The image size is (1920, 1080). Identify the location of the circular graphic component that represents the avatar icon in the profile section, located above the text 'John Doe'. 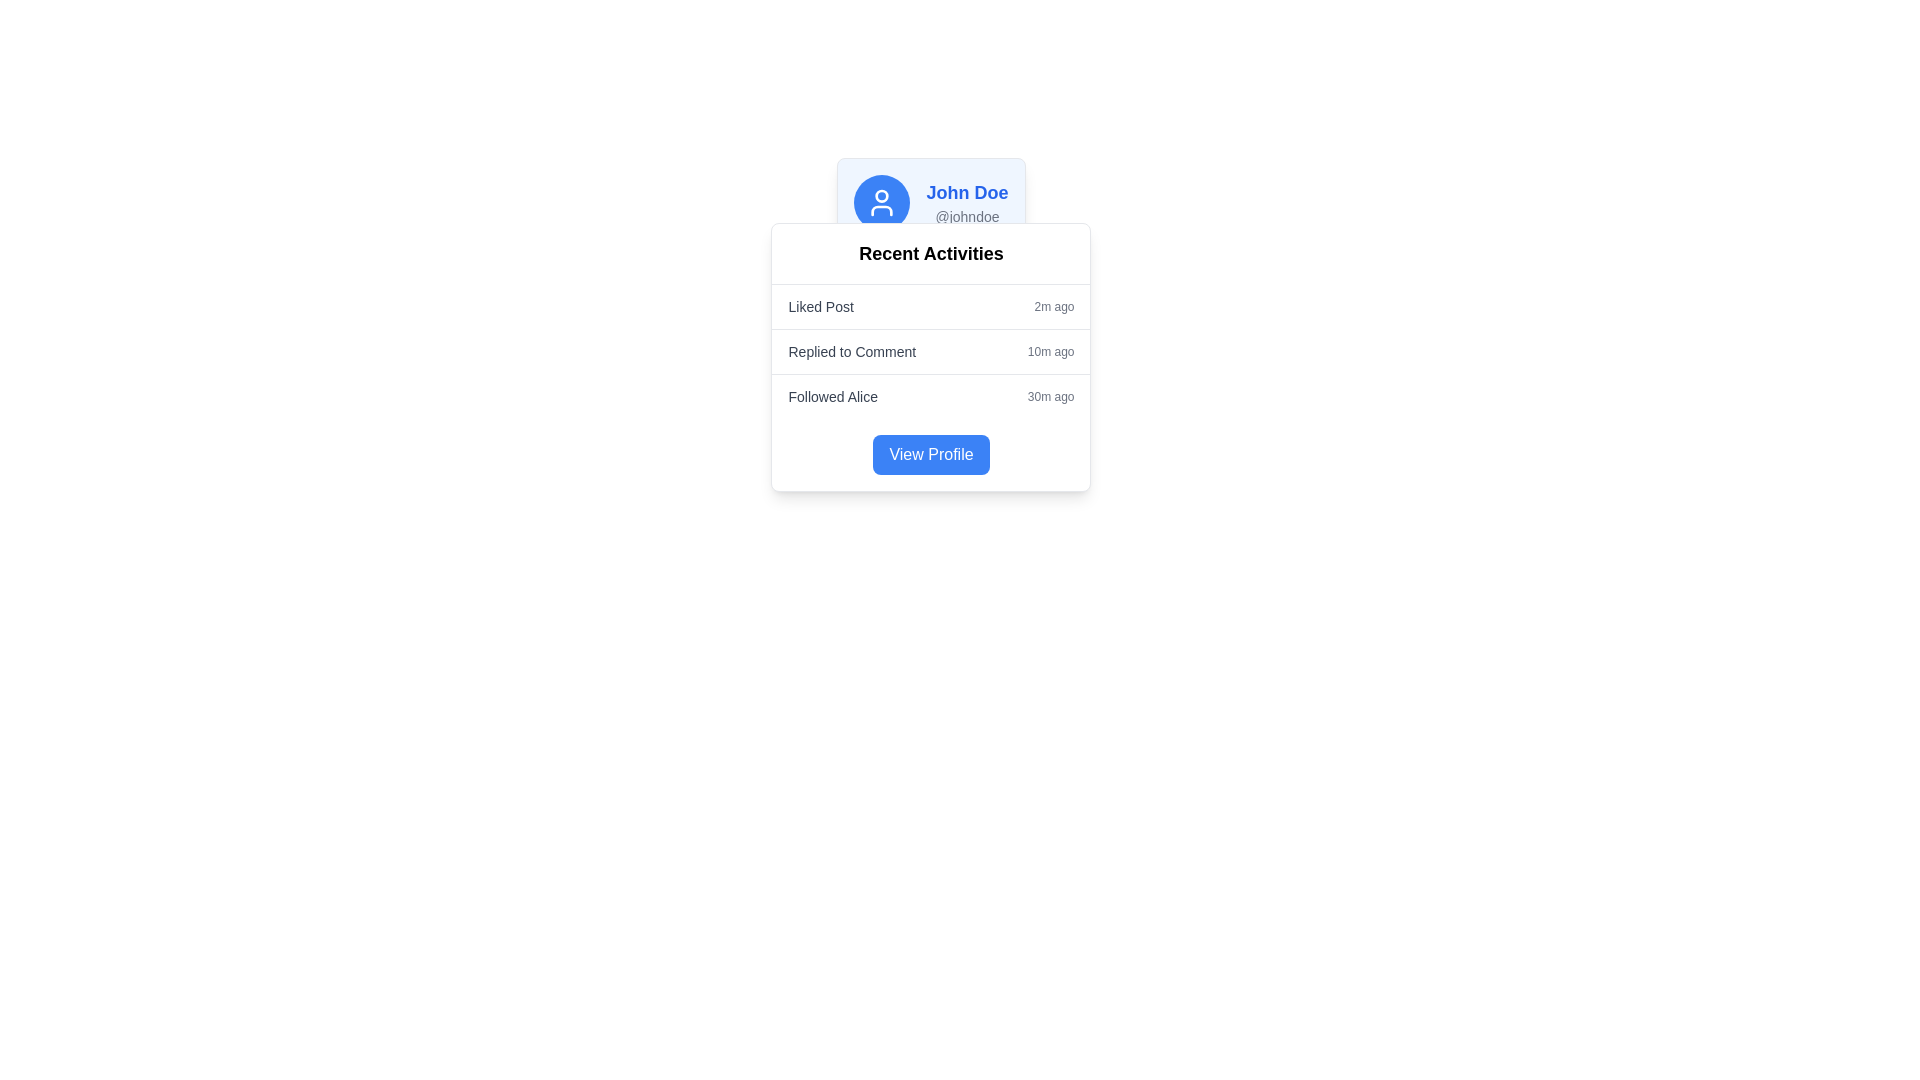
(881, 196).